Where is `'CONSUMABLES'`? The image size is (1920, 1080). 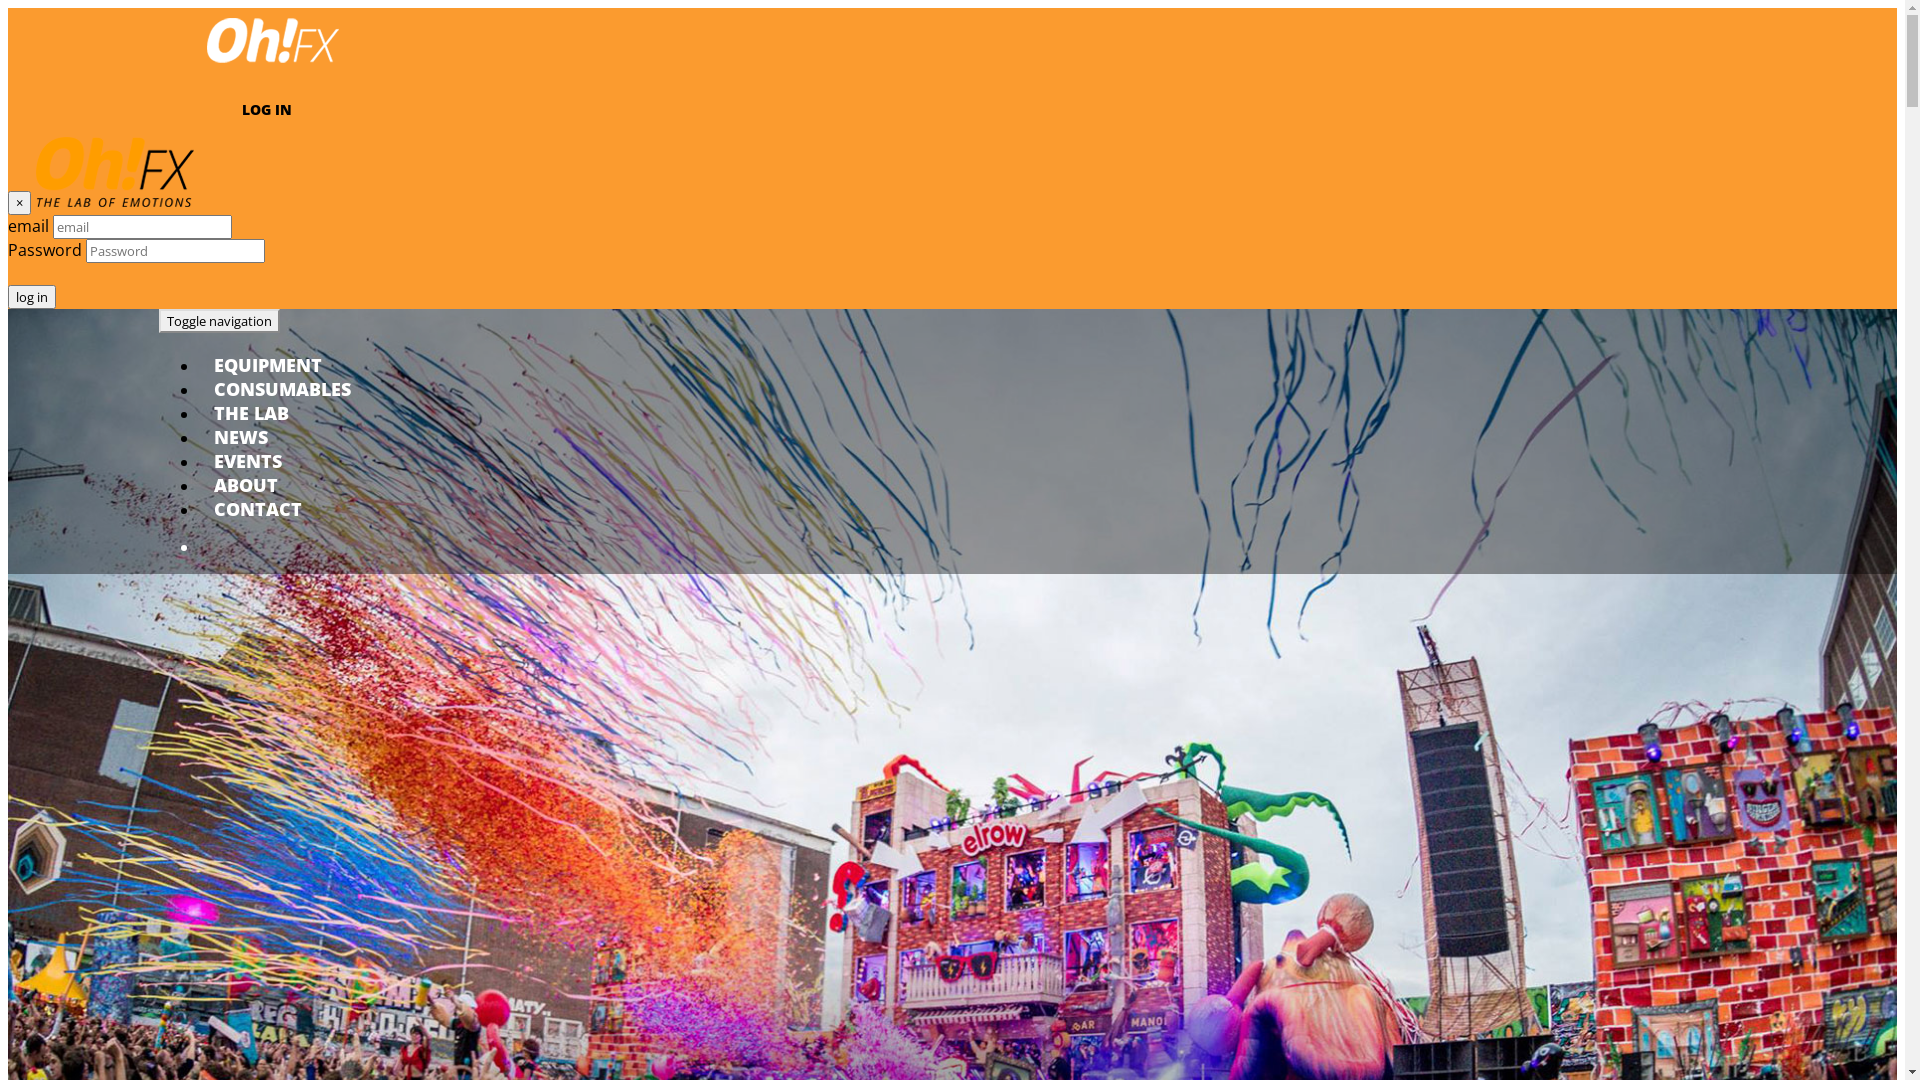
'CONSUMABLES' is located at coordinates (281, 389).